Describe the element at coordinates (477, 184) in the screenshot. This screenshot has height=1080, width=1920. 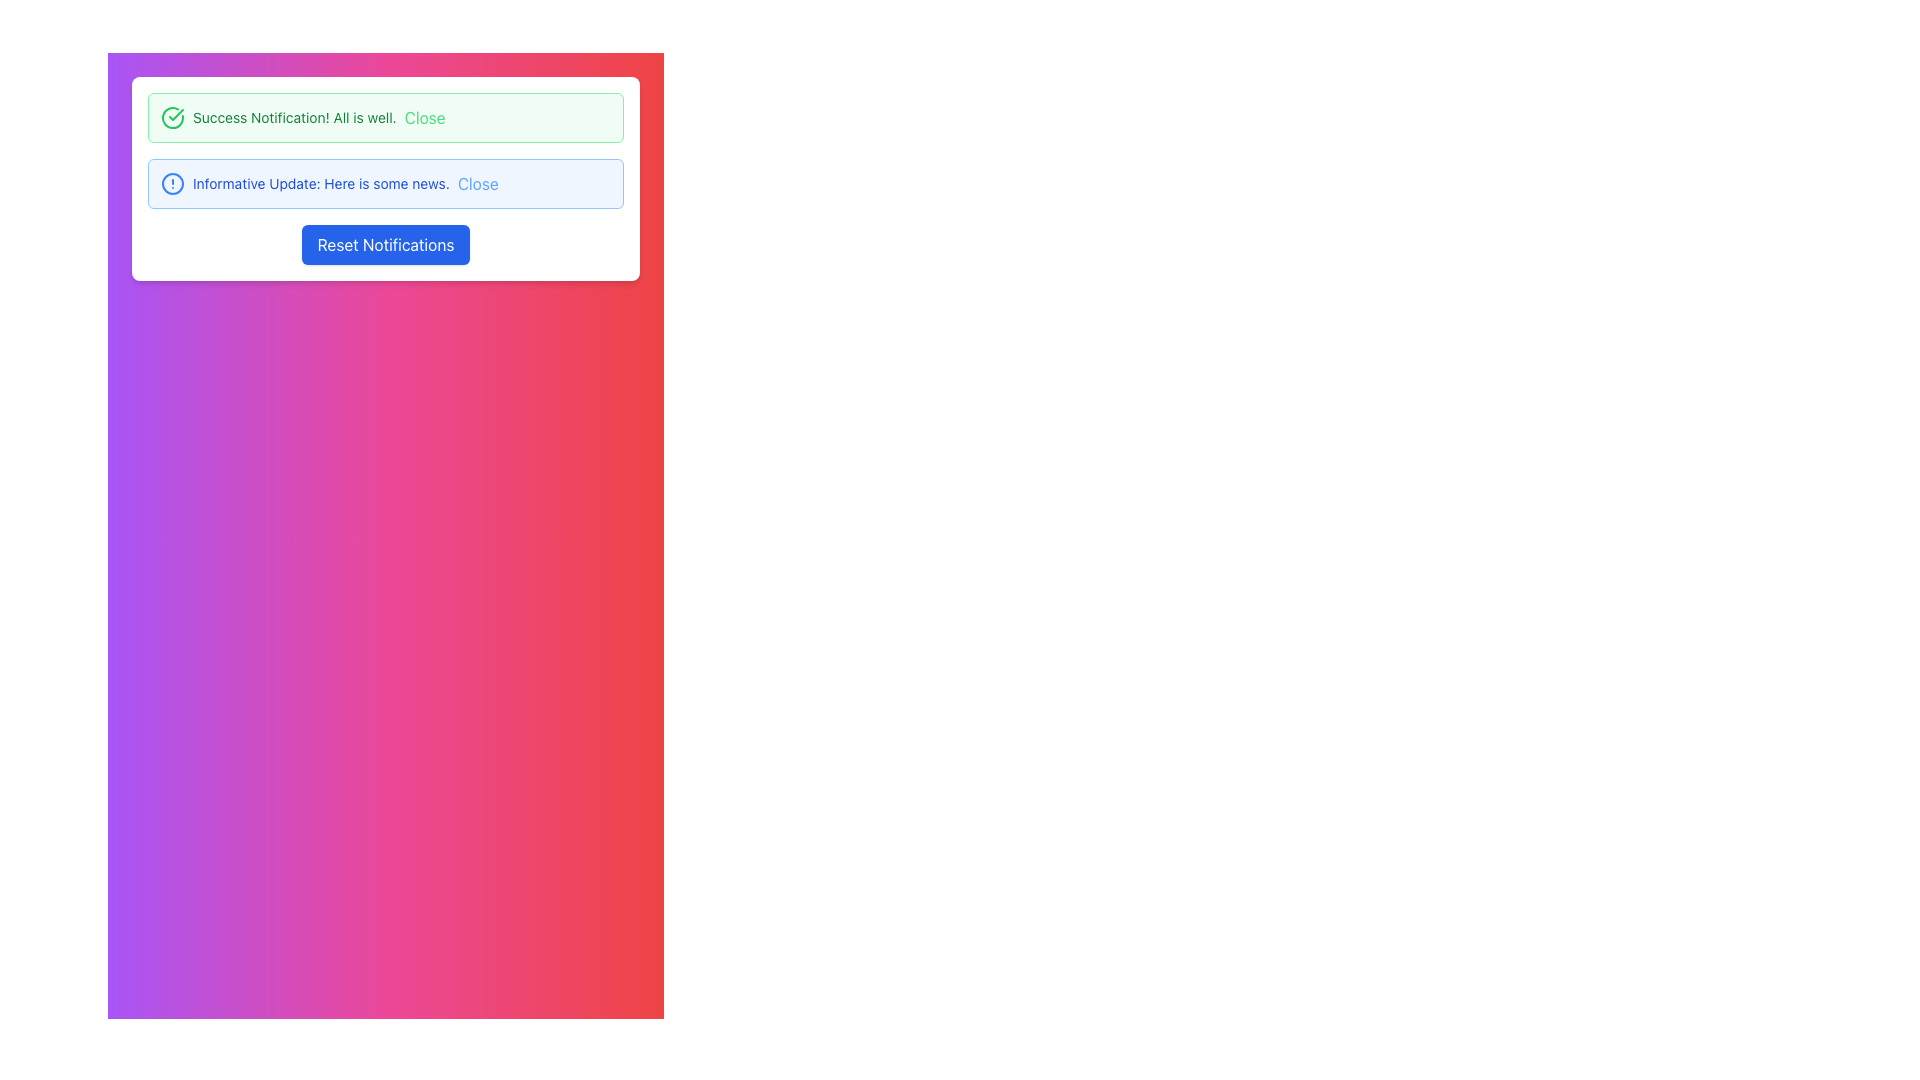
I see `the dismiss button in the bottom notification box` at that location.